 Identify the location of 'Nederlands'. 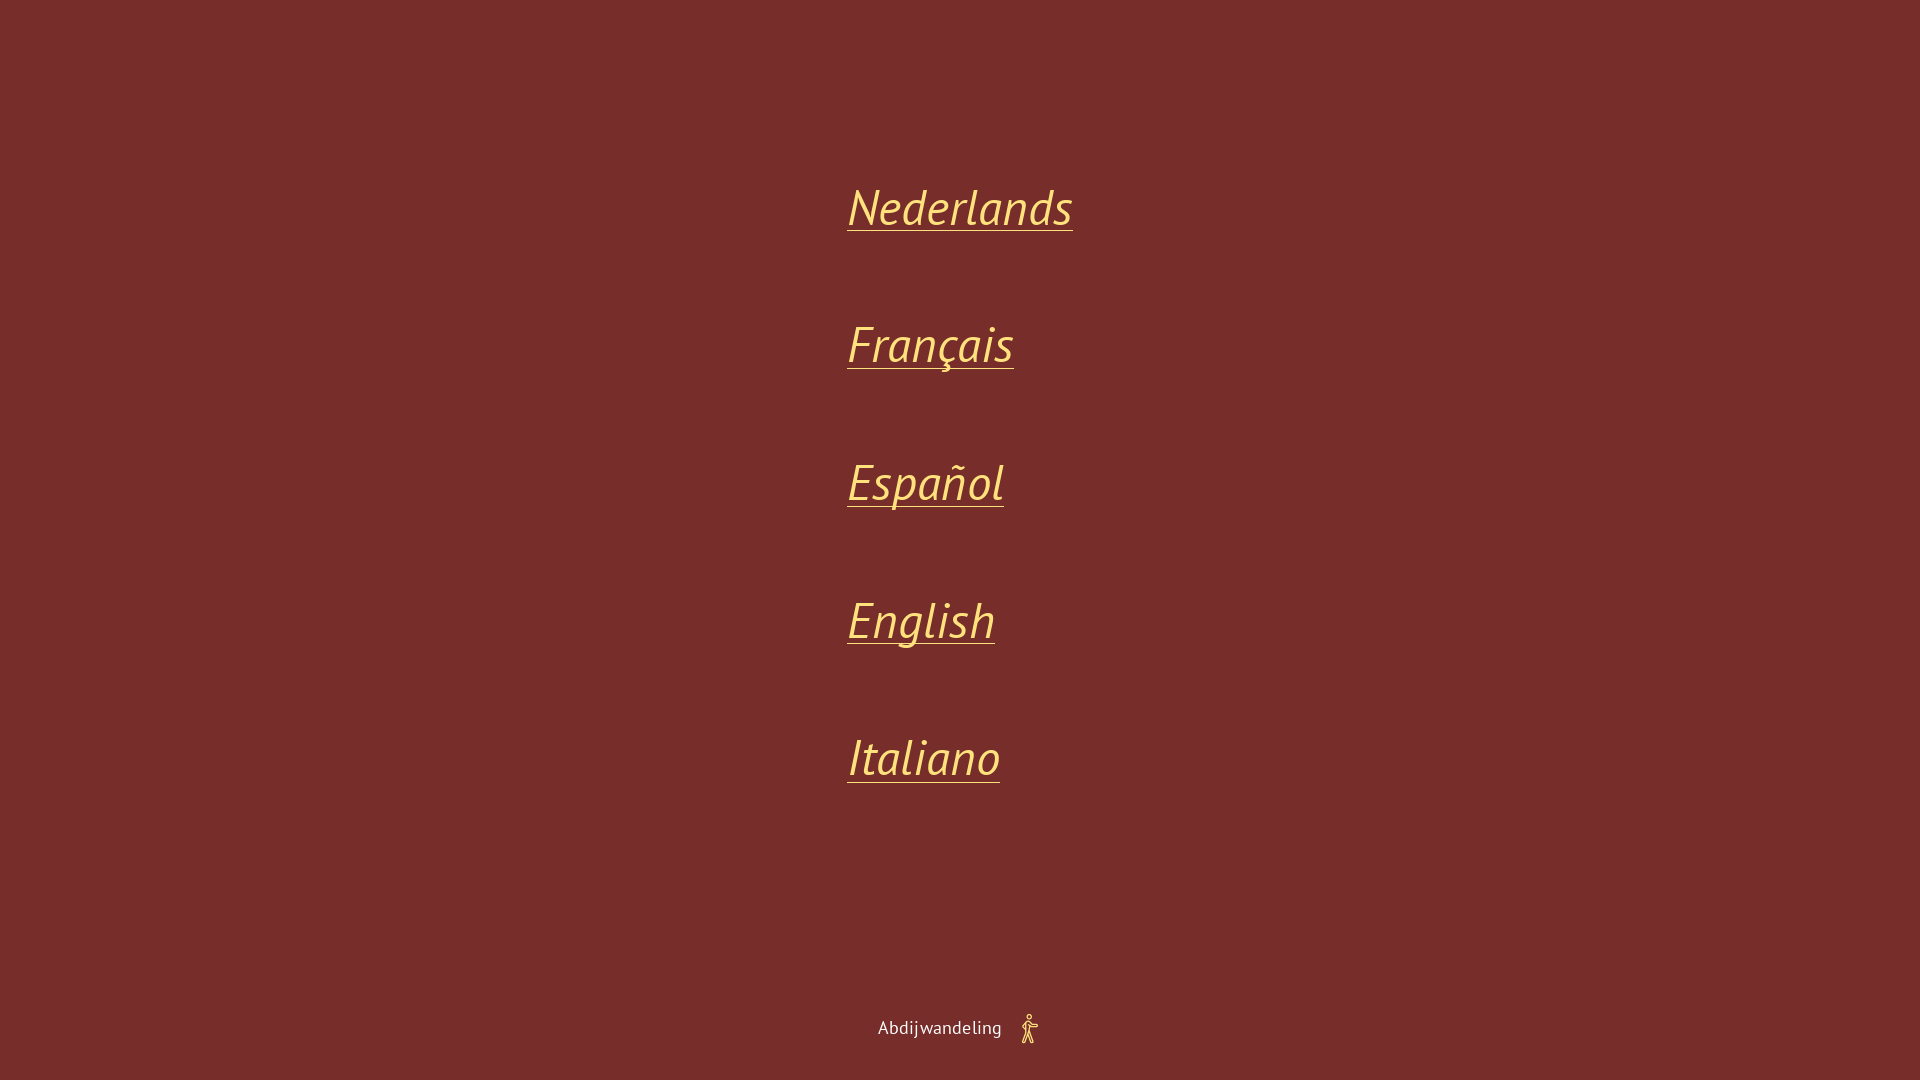
(960, 207).